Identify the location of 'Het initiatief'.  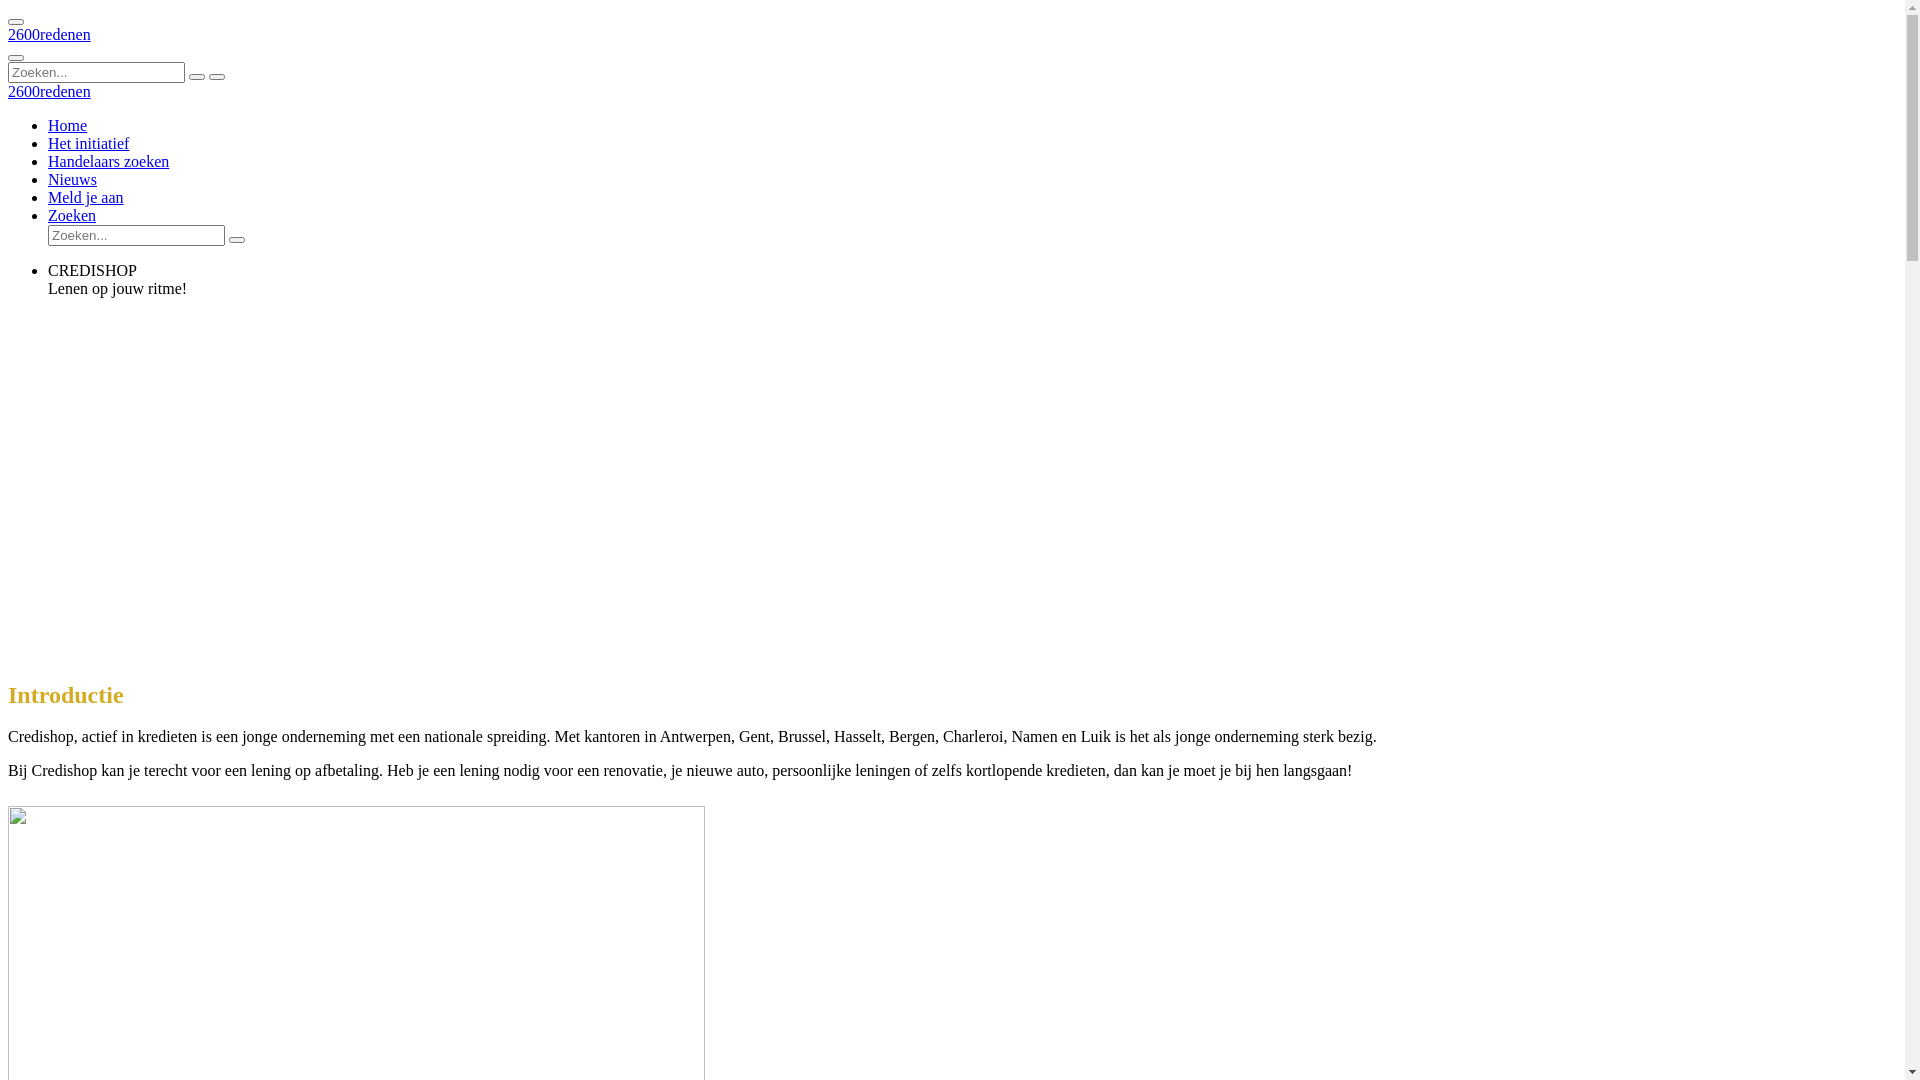
(87, 142).